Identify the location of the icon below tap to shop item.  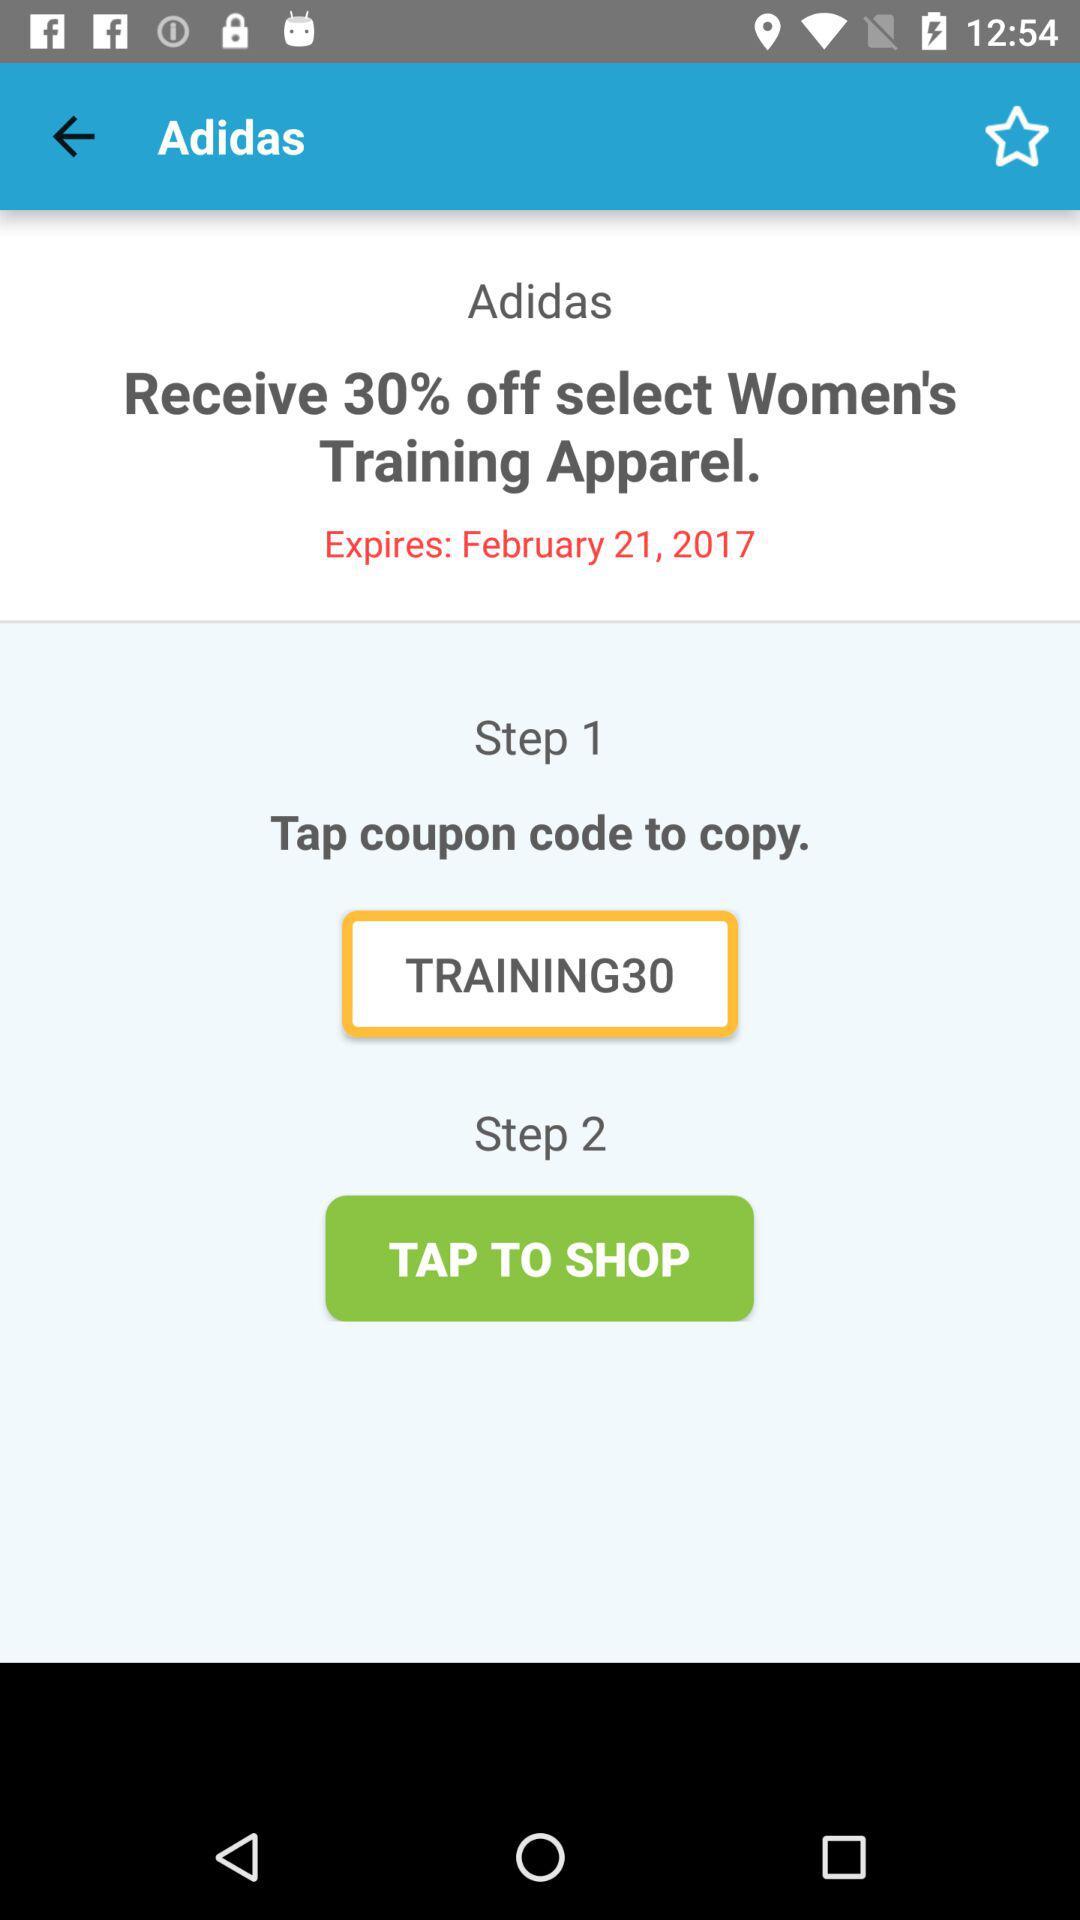
(540, 1727).